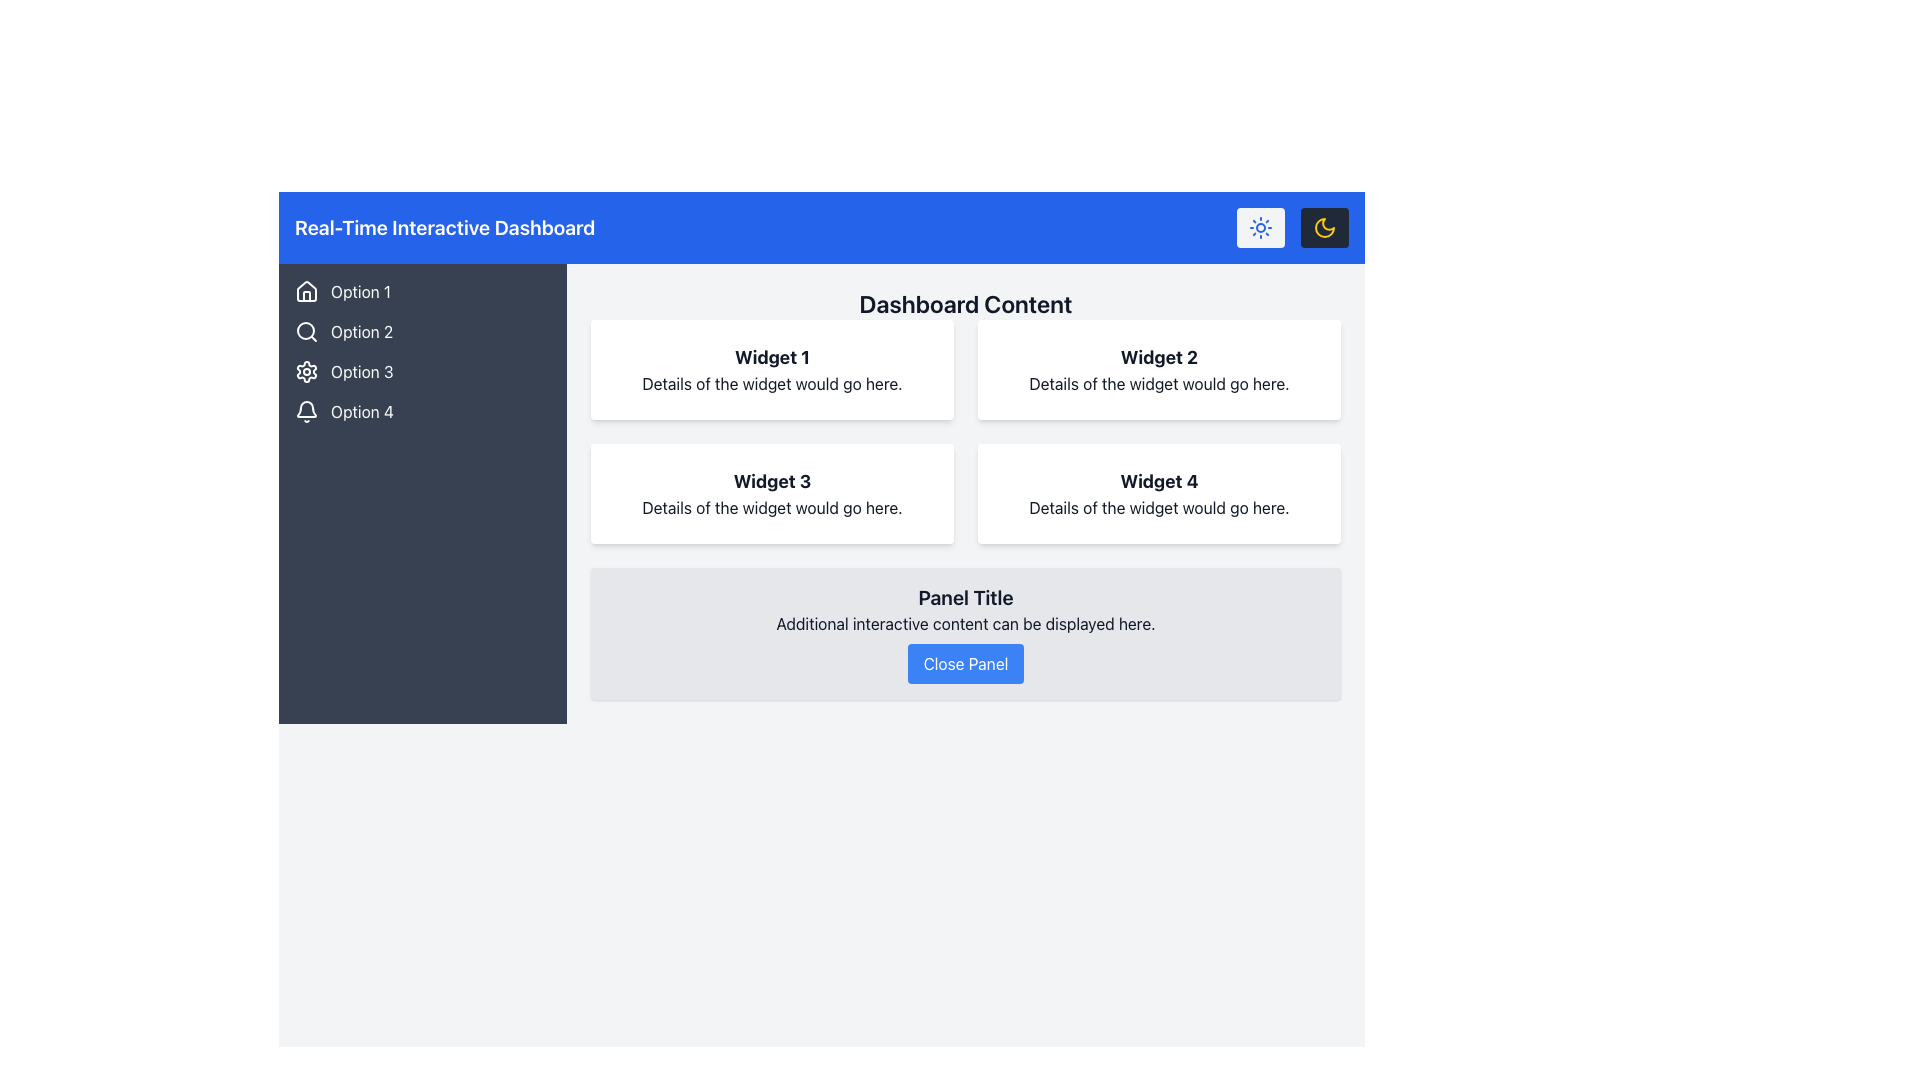  I want to click on the 'Option 4' text label in the vertical menu, so click(362, 411).